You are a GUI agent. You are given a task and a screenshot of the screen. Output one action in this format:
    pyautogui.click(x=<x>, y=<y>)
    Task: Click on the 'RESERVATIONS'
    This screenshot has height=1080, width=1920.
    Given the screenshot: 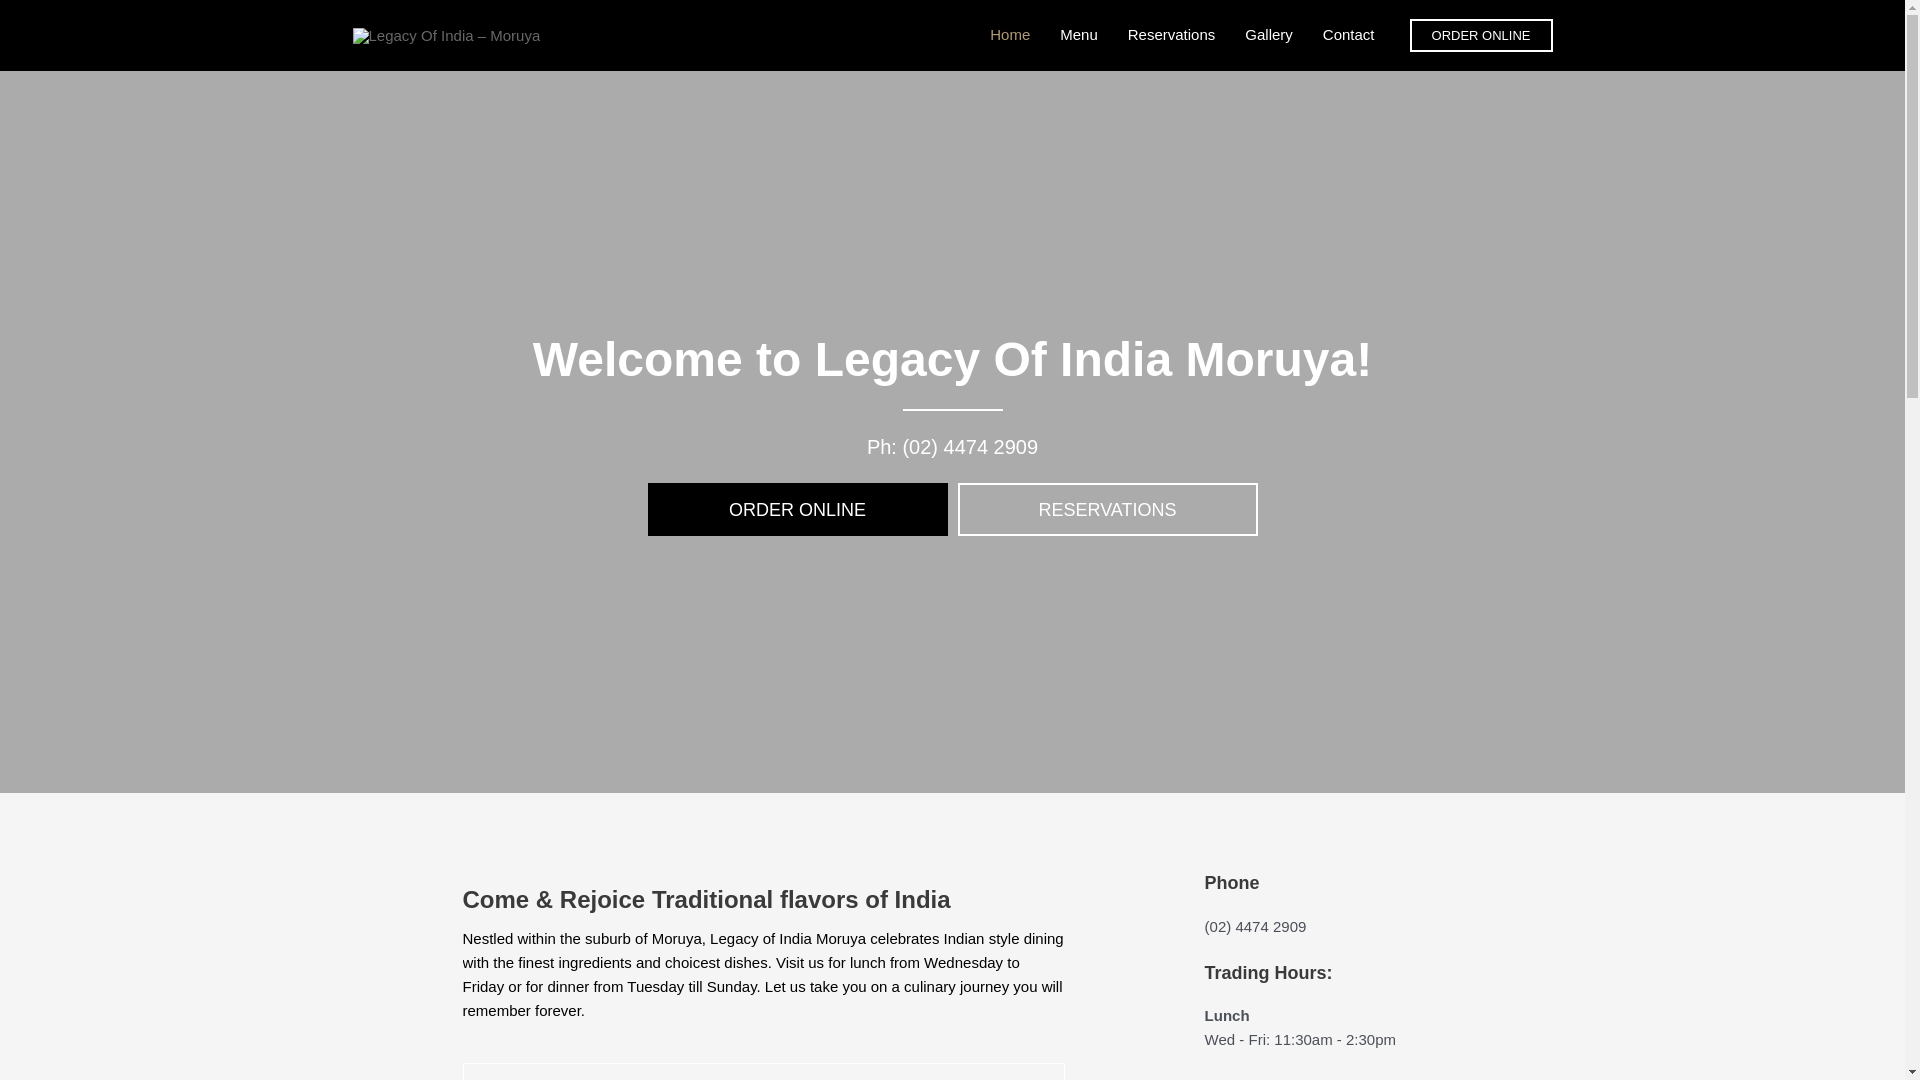 What is the action you would take?
    pyautogui.click(x=1107, y=508)
    